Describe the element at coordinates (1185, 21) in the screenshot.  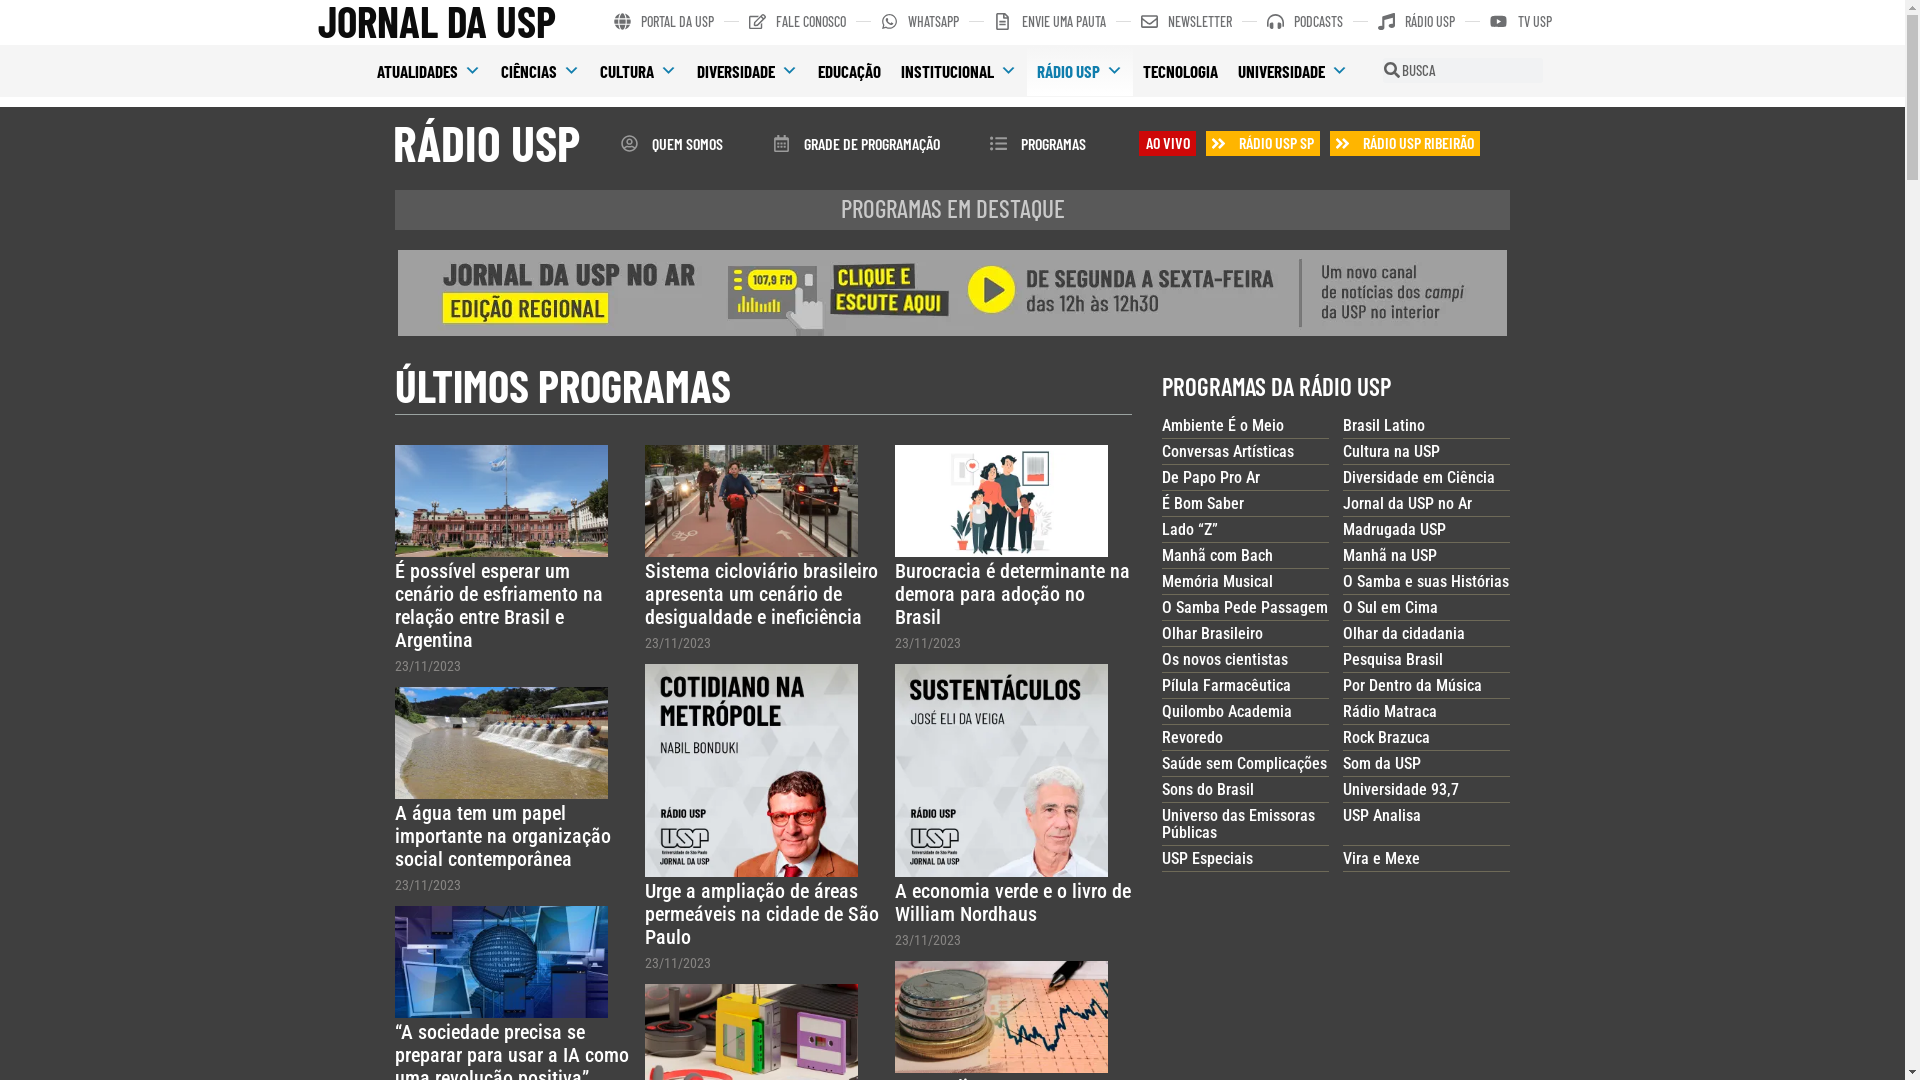
I see `'NEWSLETTER'` at that location.